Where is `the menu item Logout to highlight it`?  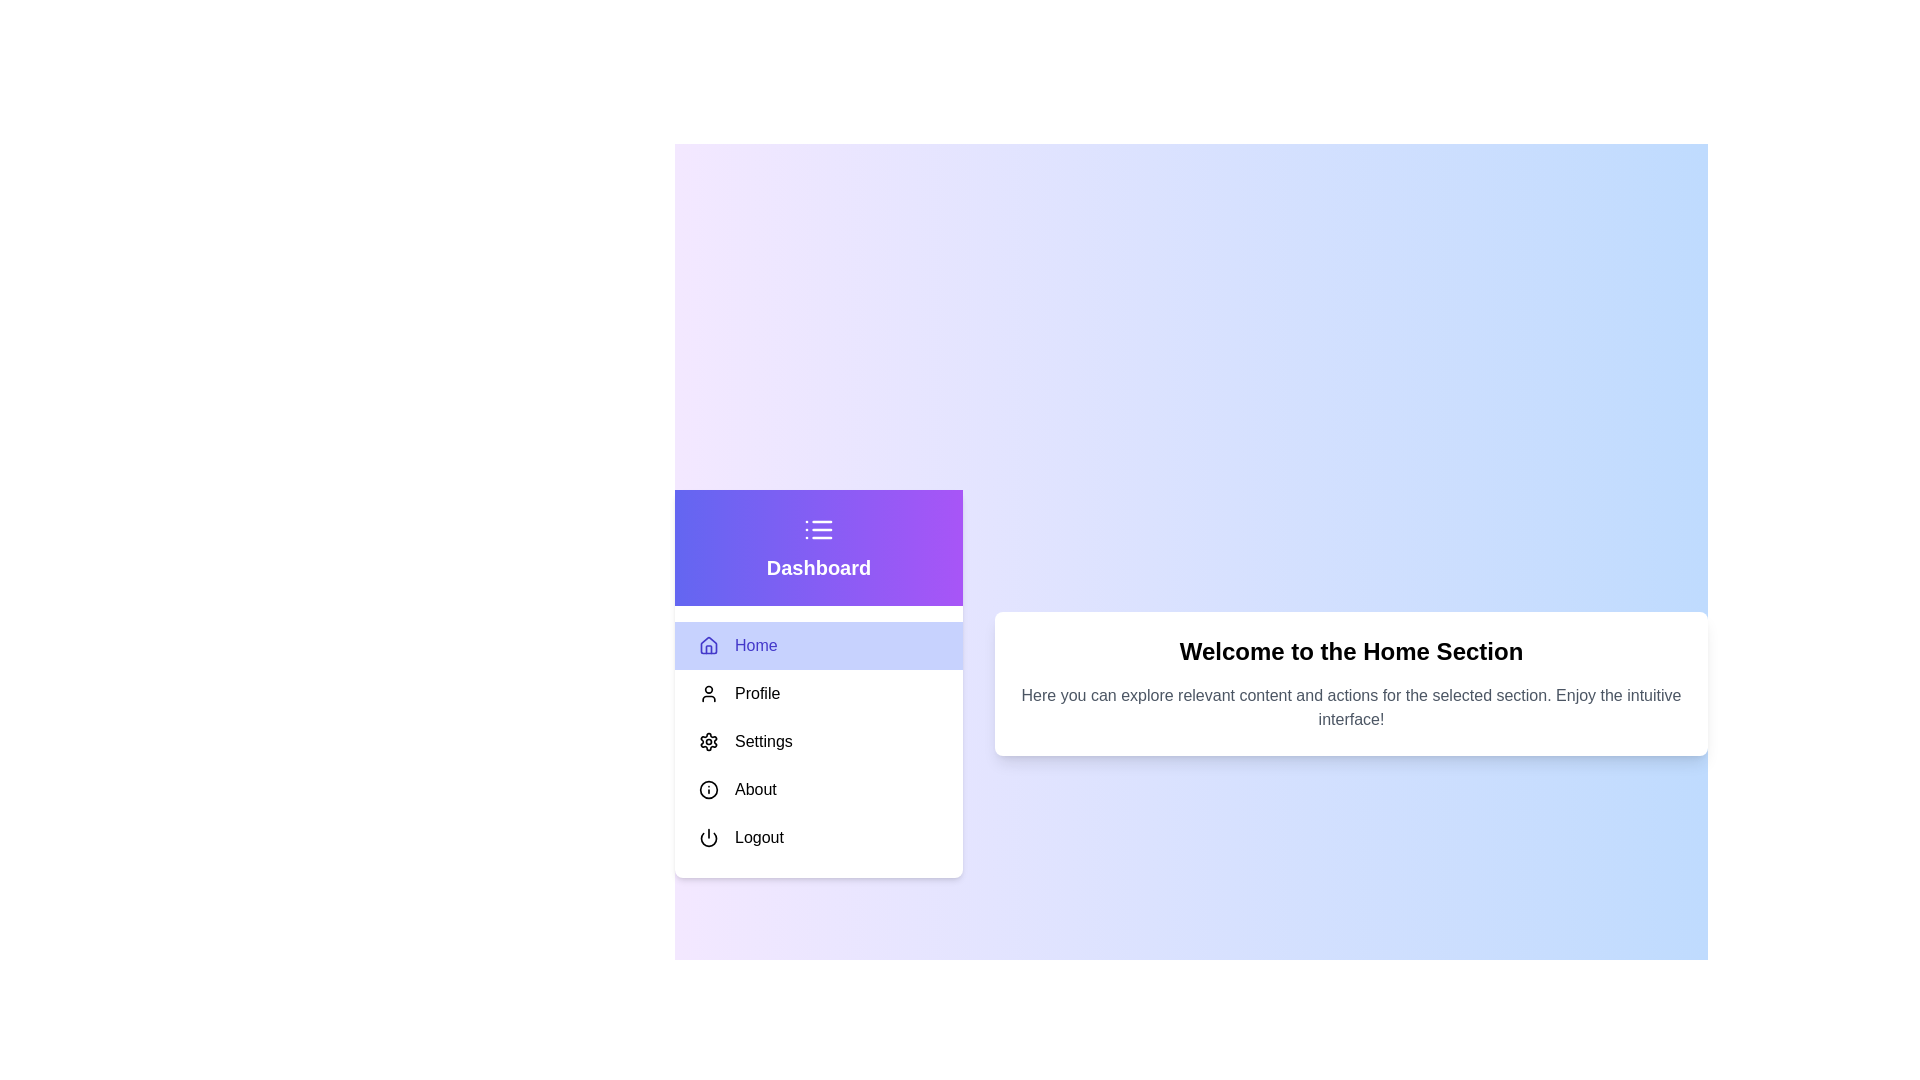 the menu item Logout to highlight it is located at coordinates (819, 837).